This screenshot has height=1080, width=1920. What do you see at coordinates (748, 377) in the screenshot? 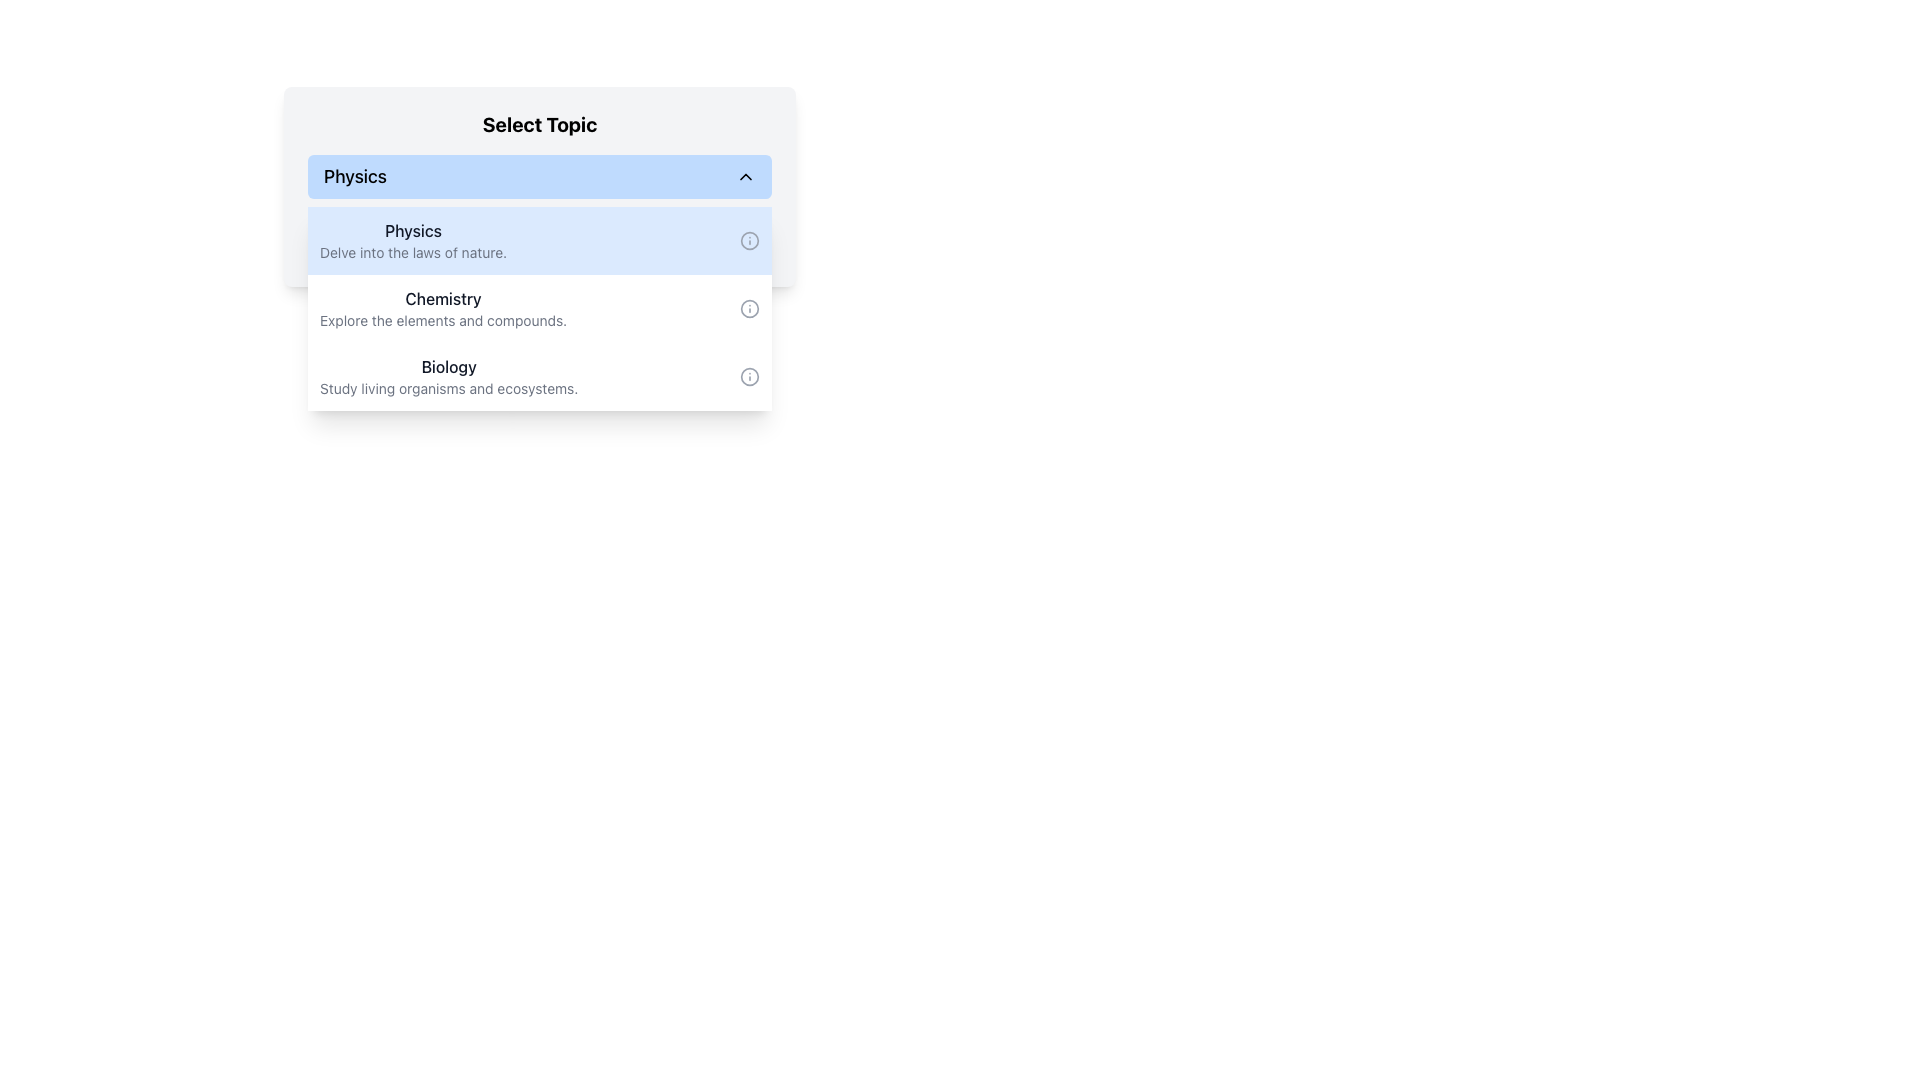
I see `the small circular info icon located to the far-right of the 'Biology' section` at bounding box center [748, 377].